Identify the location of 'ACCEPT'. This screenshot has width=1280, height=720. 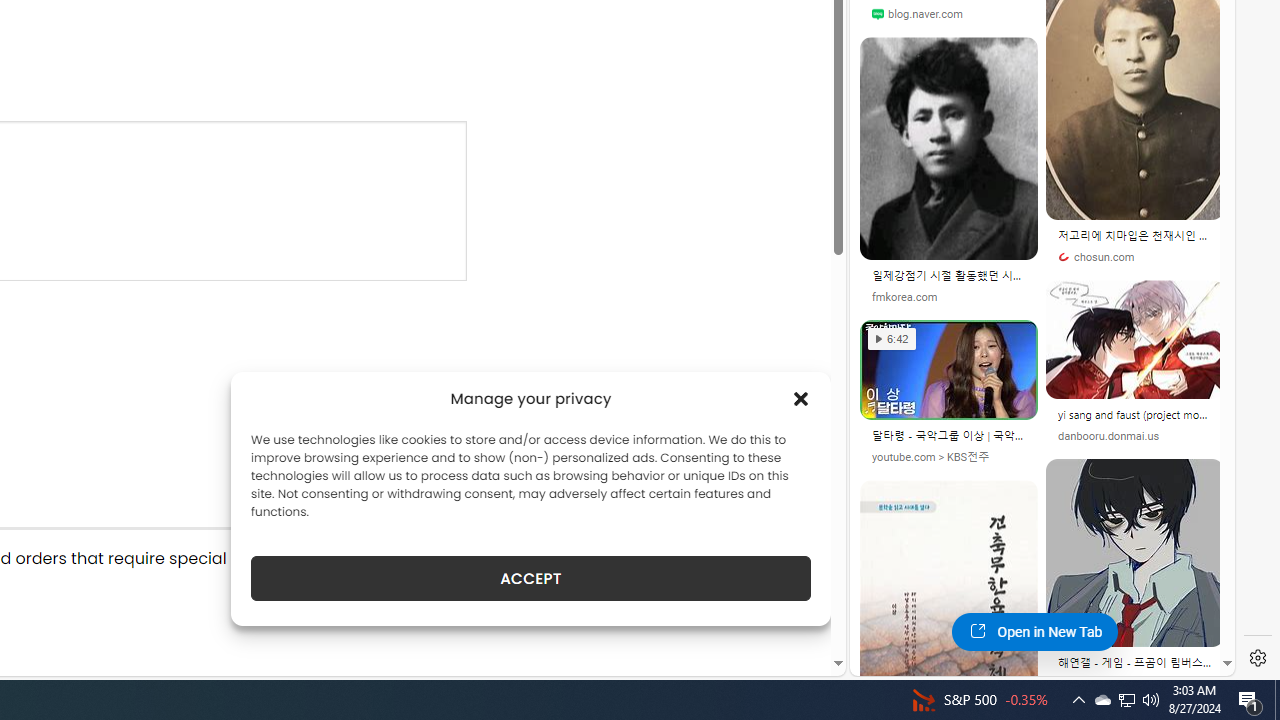
(531, 578).